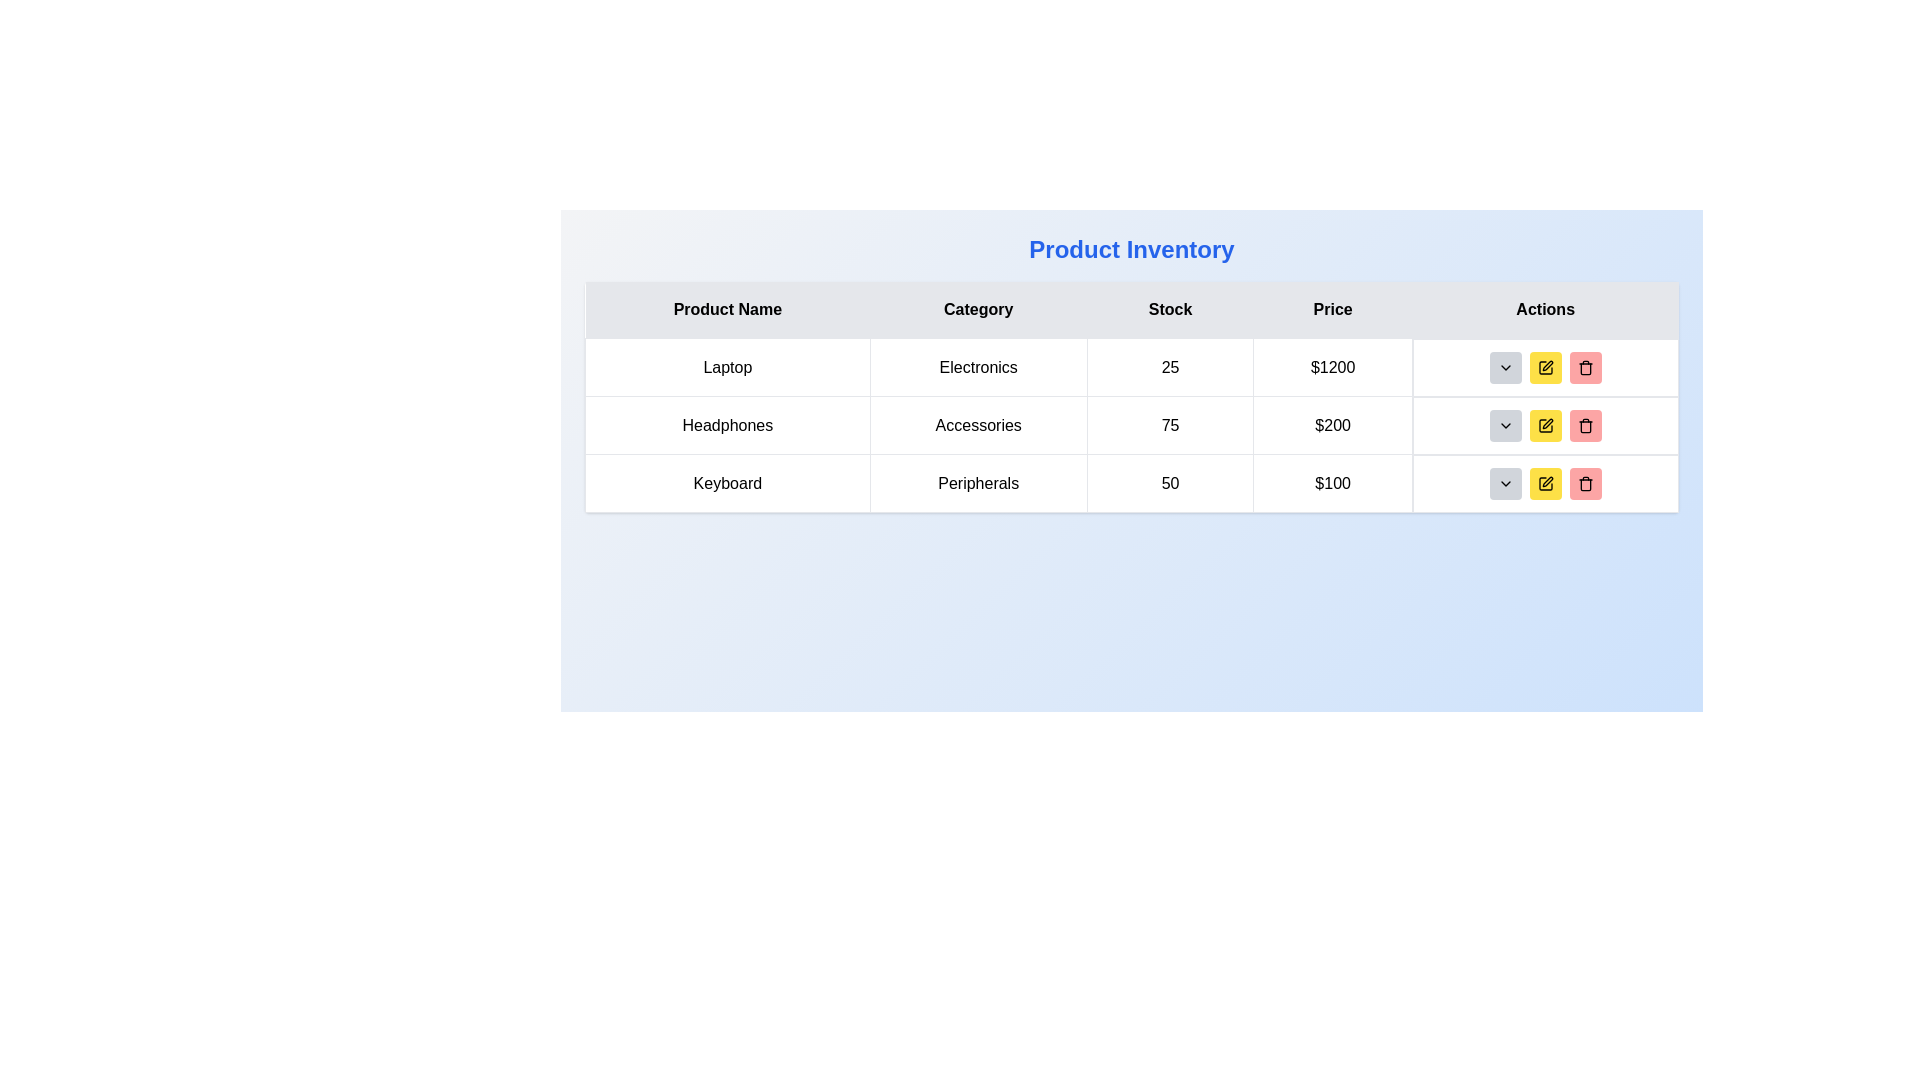 This screenshot has height=1080, width=1920. I want to click on the 'Edit' icon located in the 'Actions' column of the third row in the table, so click(1546, 422).